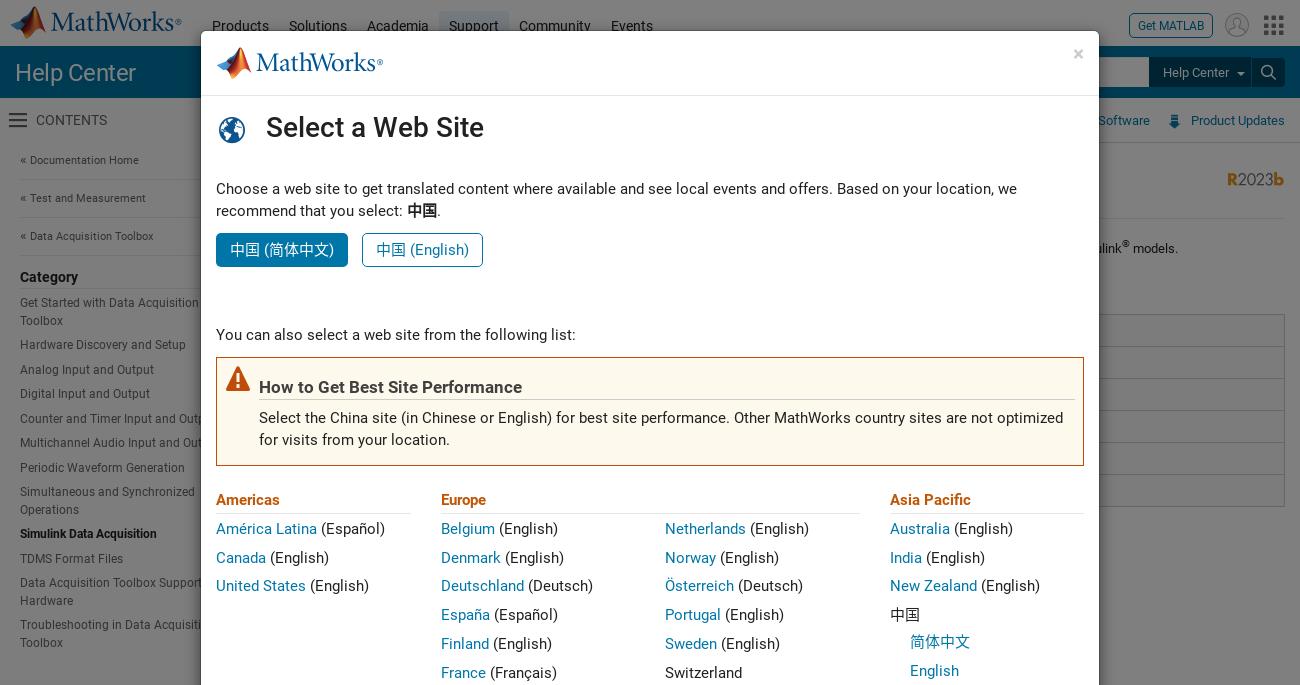 Image resolution: width=1300 pixels, height=685 pixels. What do you see at coordinates (102, 344) in the screenshot?
I see `'Hardware Discovery and Setup'` at bounding box center [102, 344].